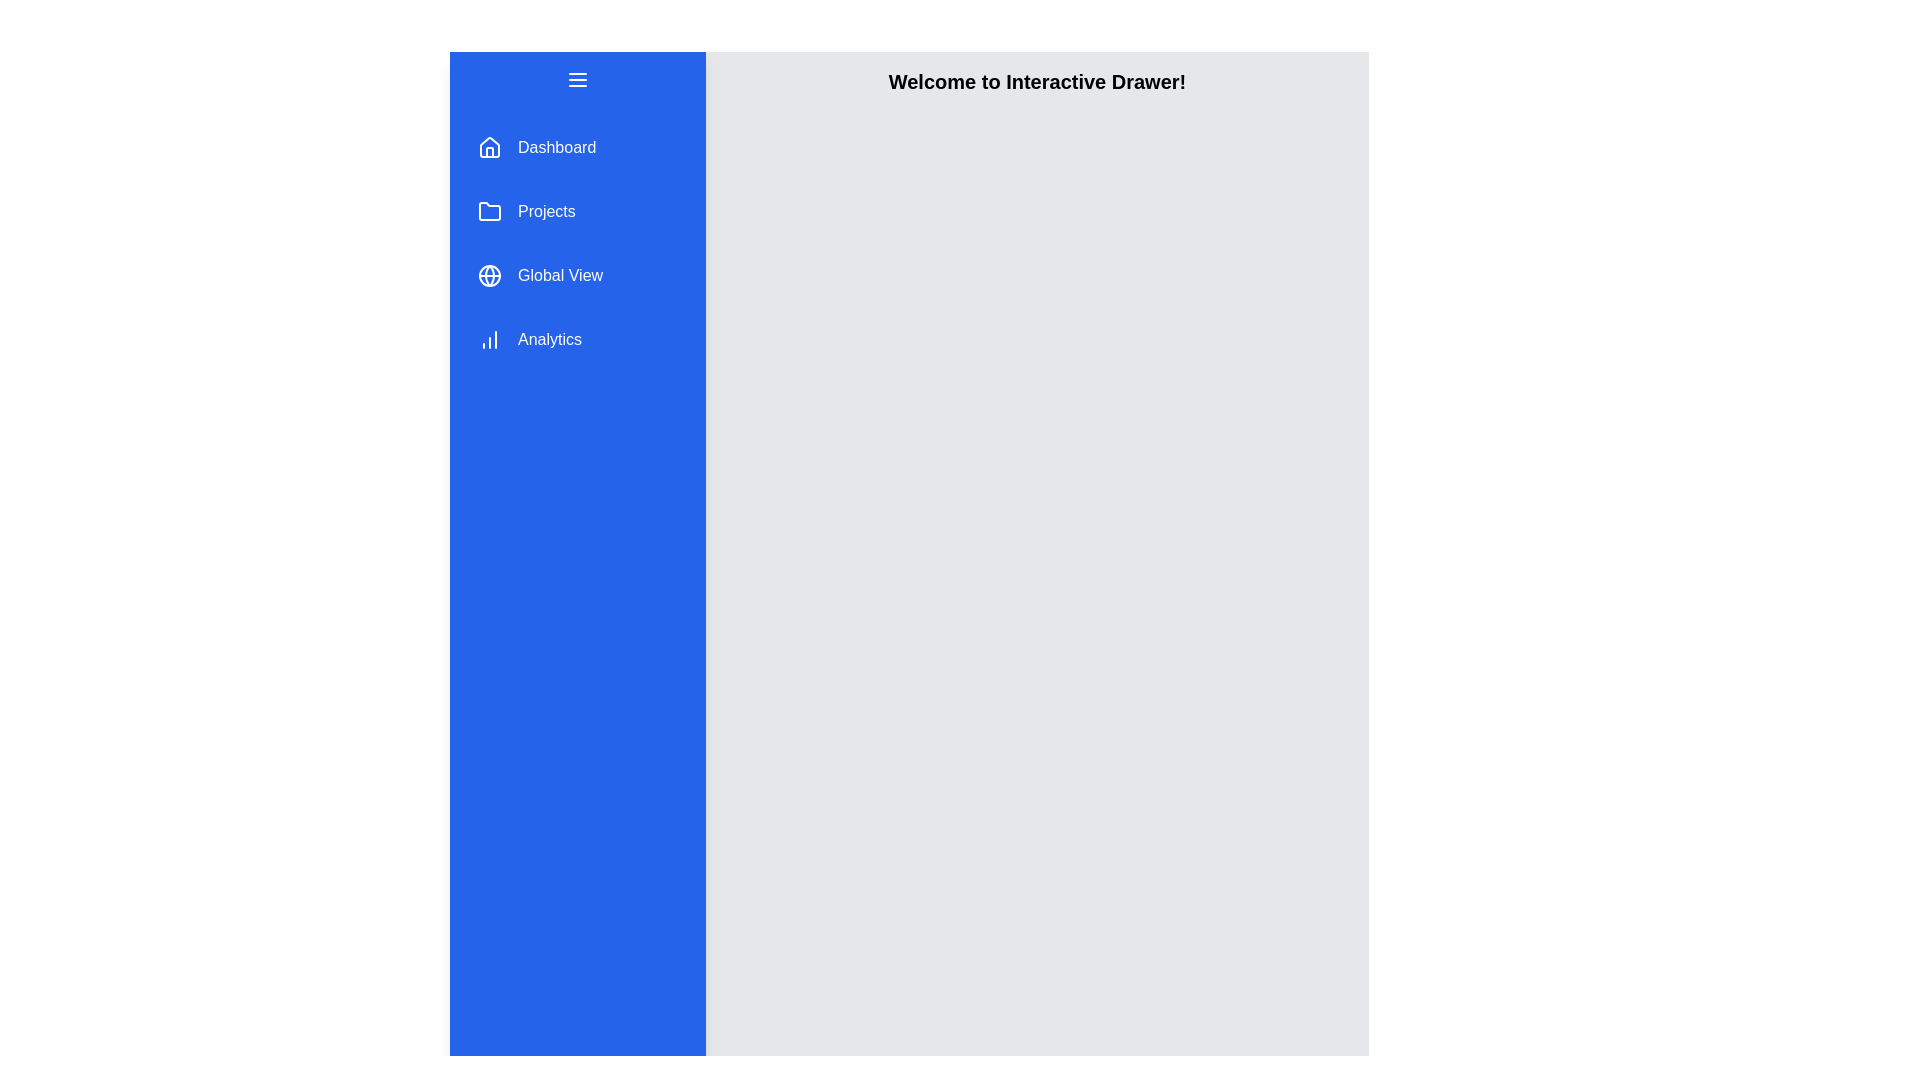  I want to click on the menu item Analytics in the drawer, so click(576, 338).